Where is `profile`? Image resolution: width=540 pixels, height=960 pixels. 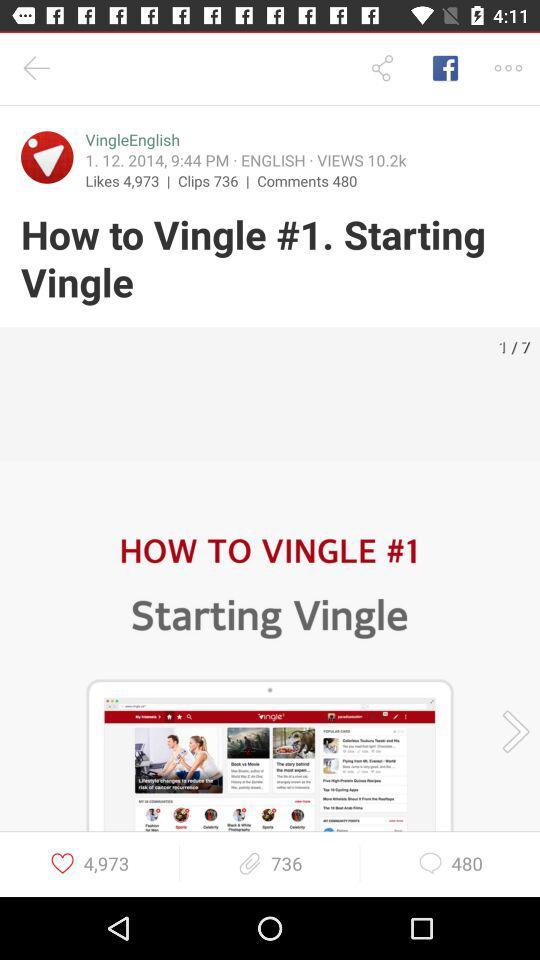 profile is located at coordinates (47, 156).